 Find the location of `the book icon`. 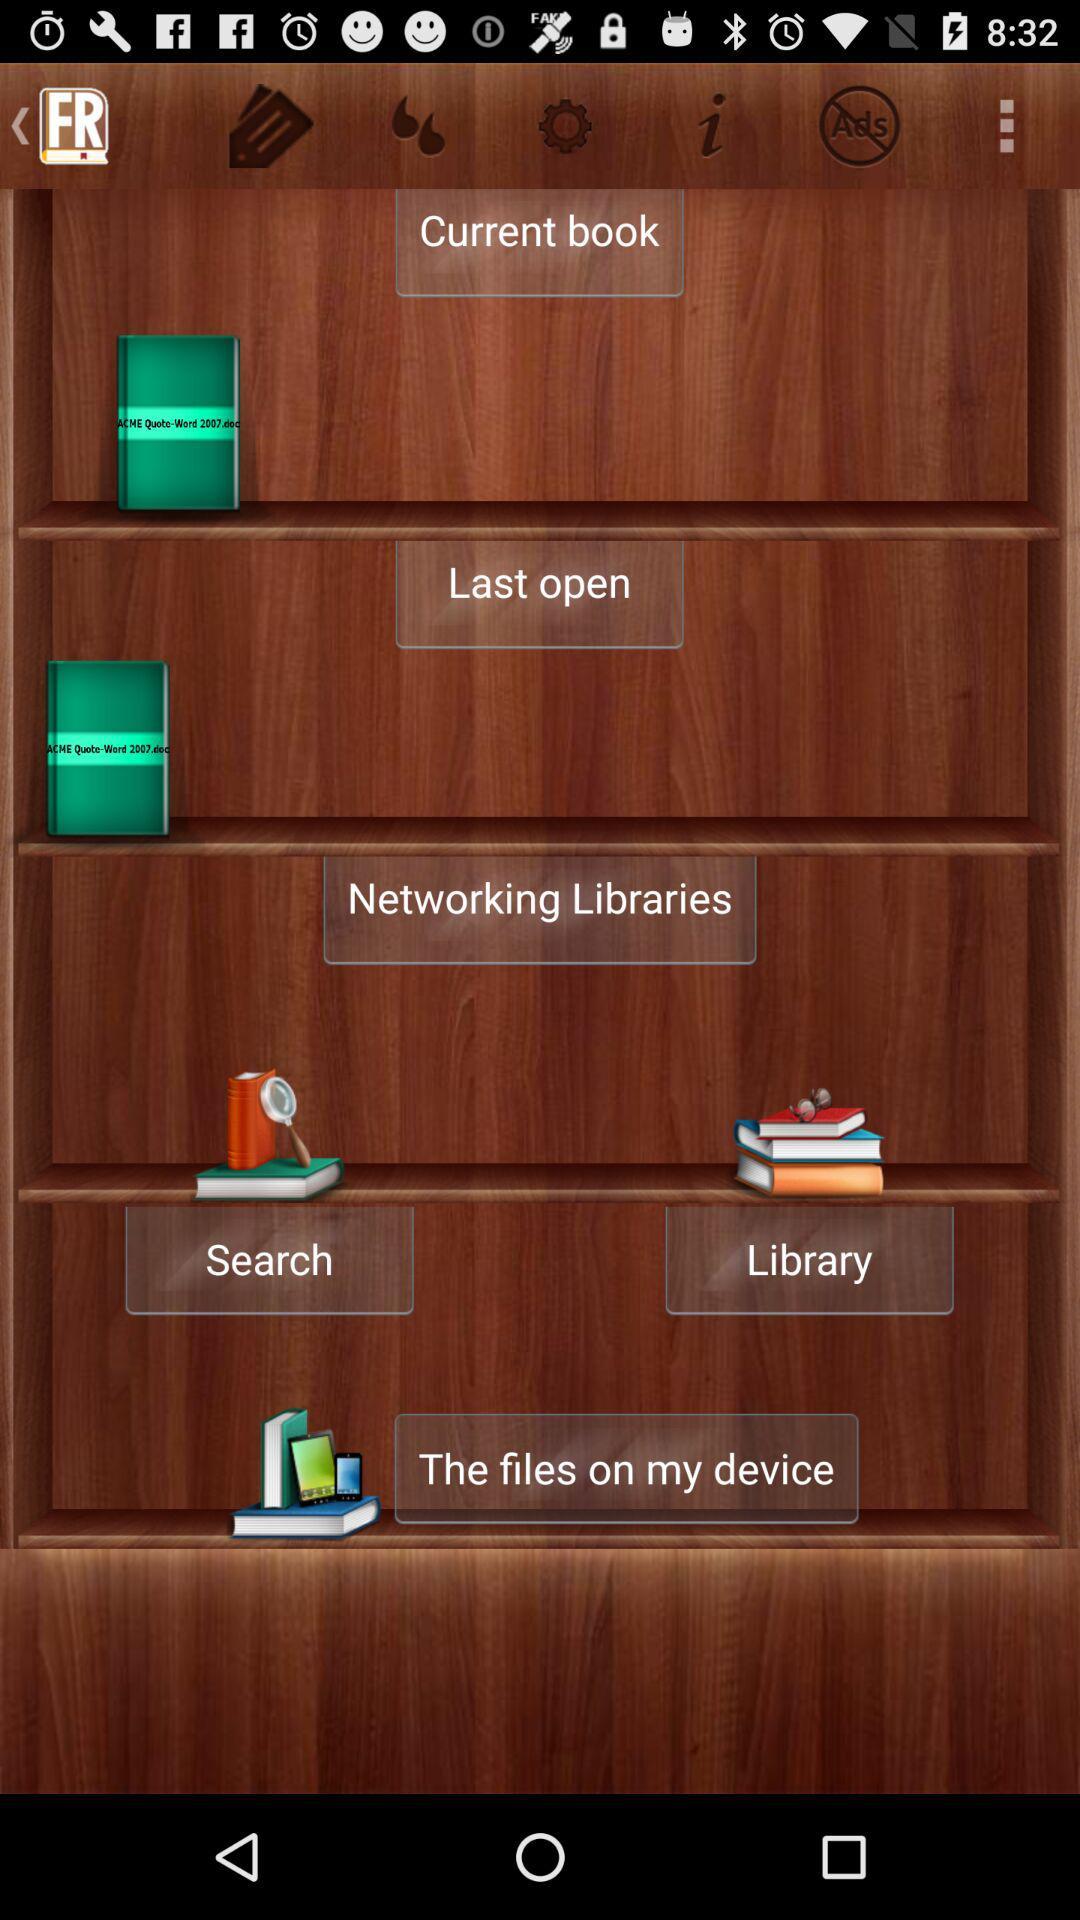

the book icon is located at coordinates (176, 460).